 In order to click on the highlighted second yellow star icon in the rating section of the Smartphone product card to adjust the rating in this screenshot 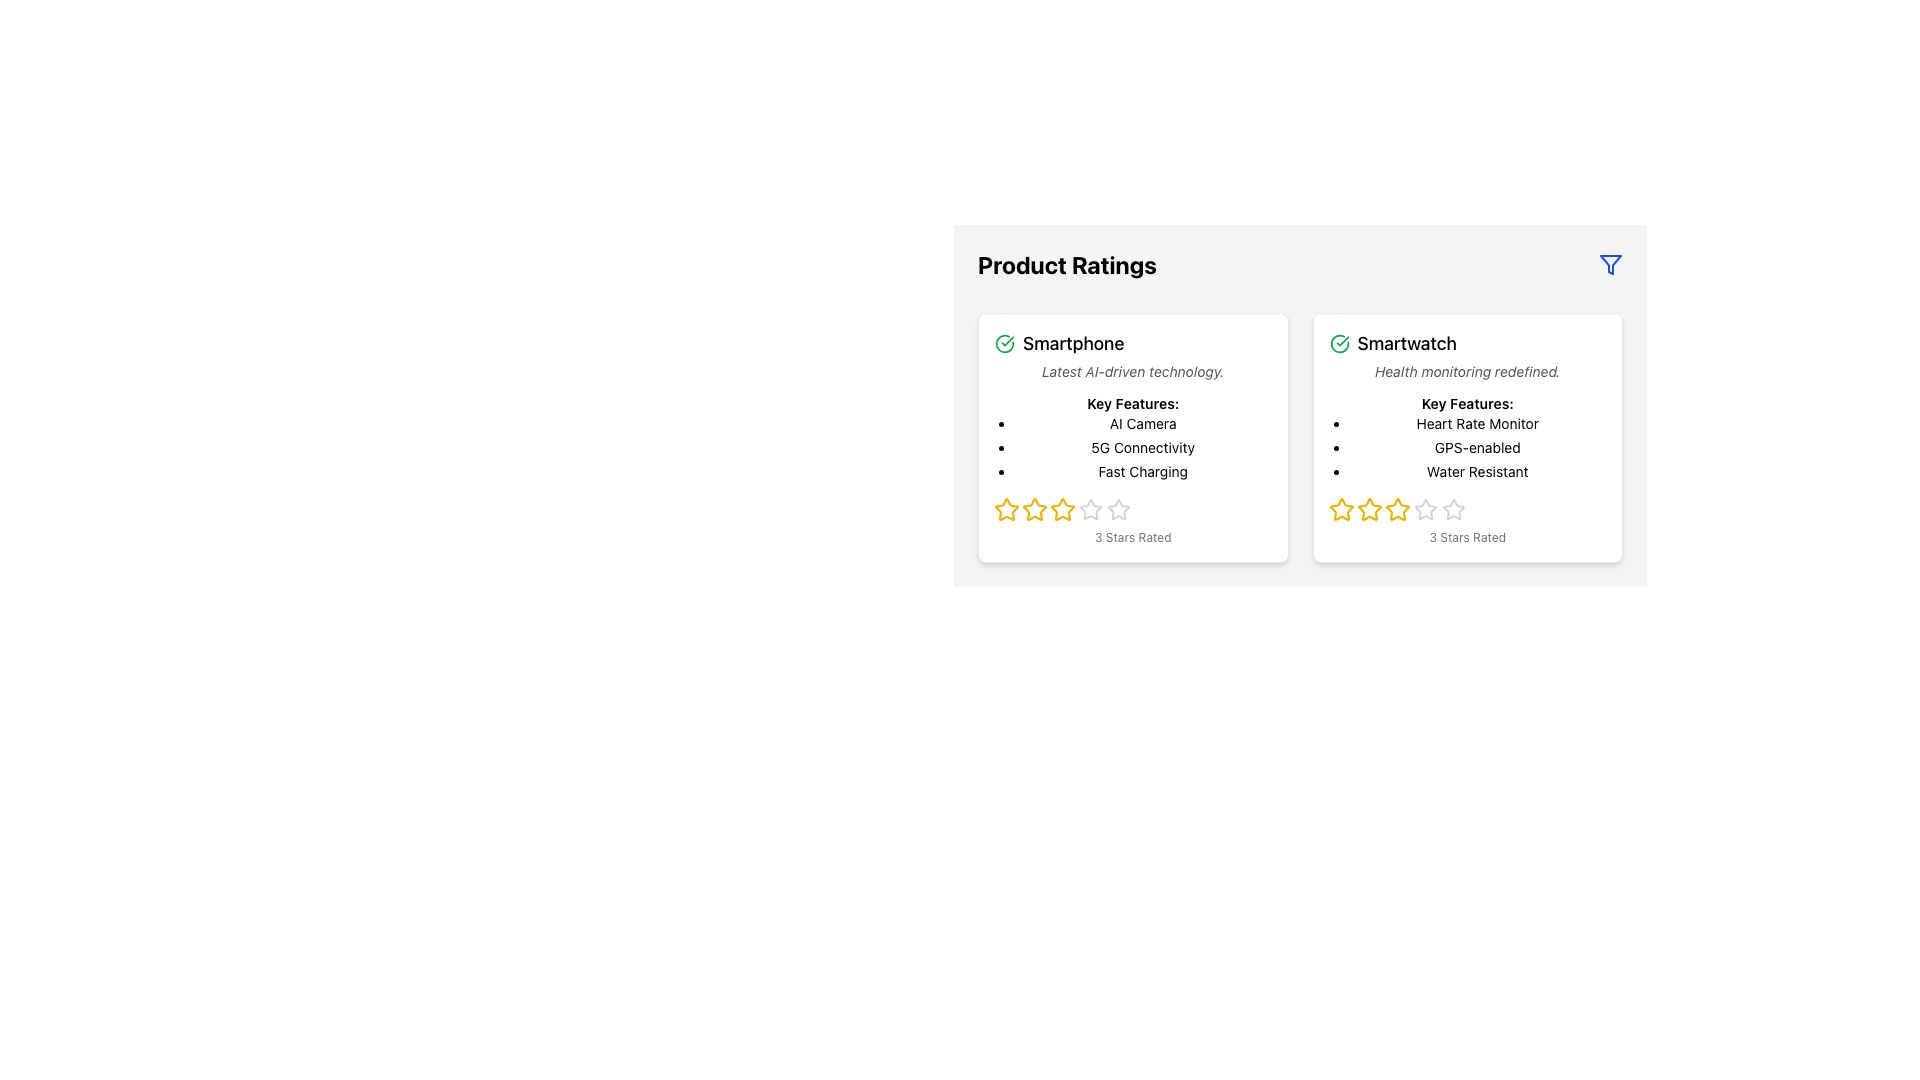, I will do `click(1033, 508)`.